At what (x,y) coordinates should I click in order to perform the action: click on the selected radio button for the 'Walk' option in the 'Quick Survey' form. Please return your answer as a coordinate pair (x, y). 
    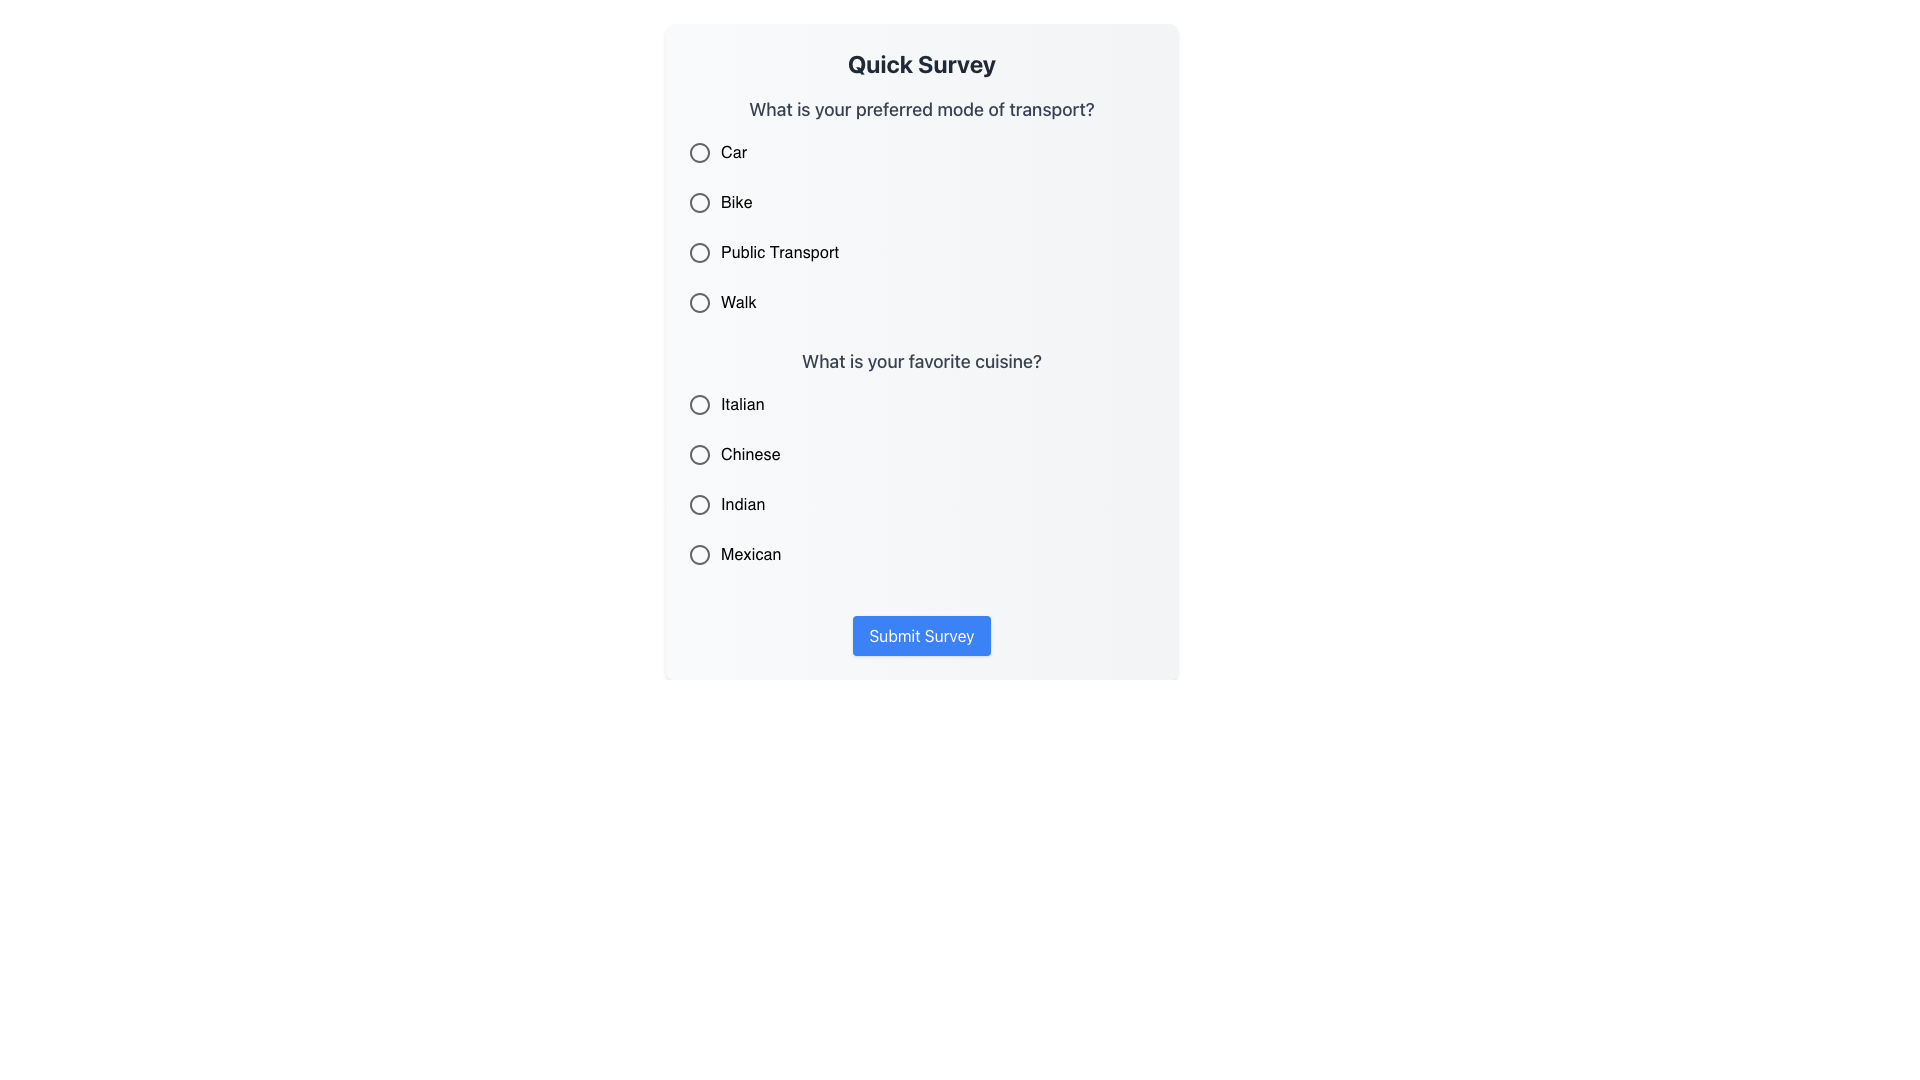
    Looking at the image, I should click on (700, 303).